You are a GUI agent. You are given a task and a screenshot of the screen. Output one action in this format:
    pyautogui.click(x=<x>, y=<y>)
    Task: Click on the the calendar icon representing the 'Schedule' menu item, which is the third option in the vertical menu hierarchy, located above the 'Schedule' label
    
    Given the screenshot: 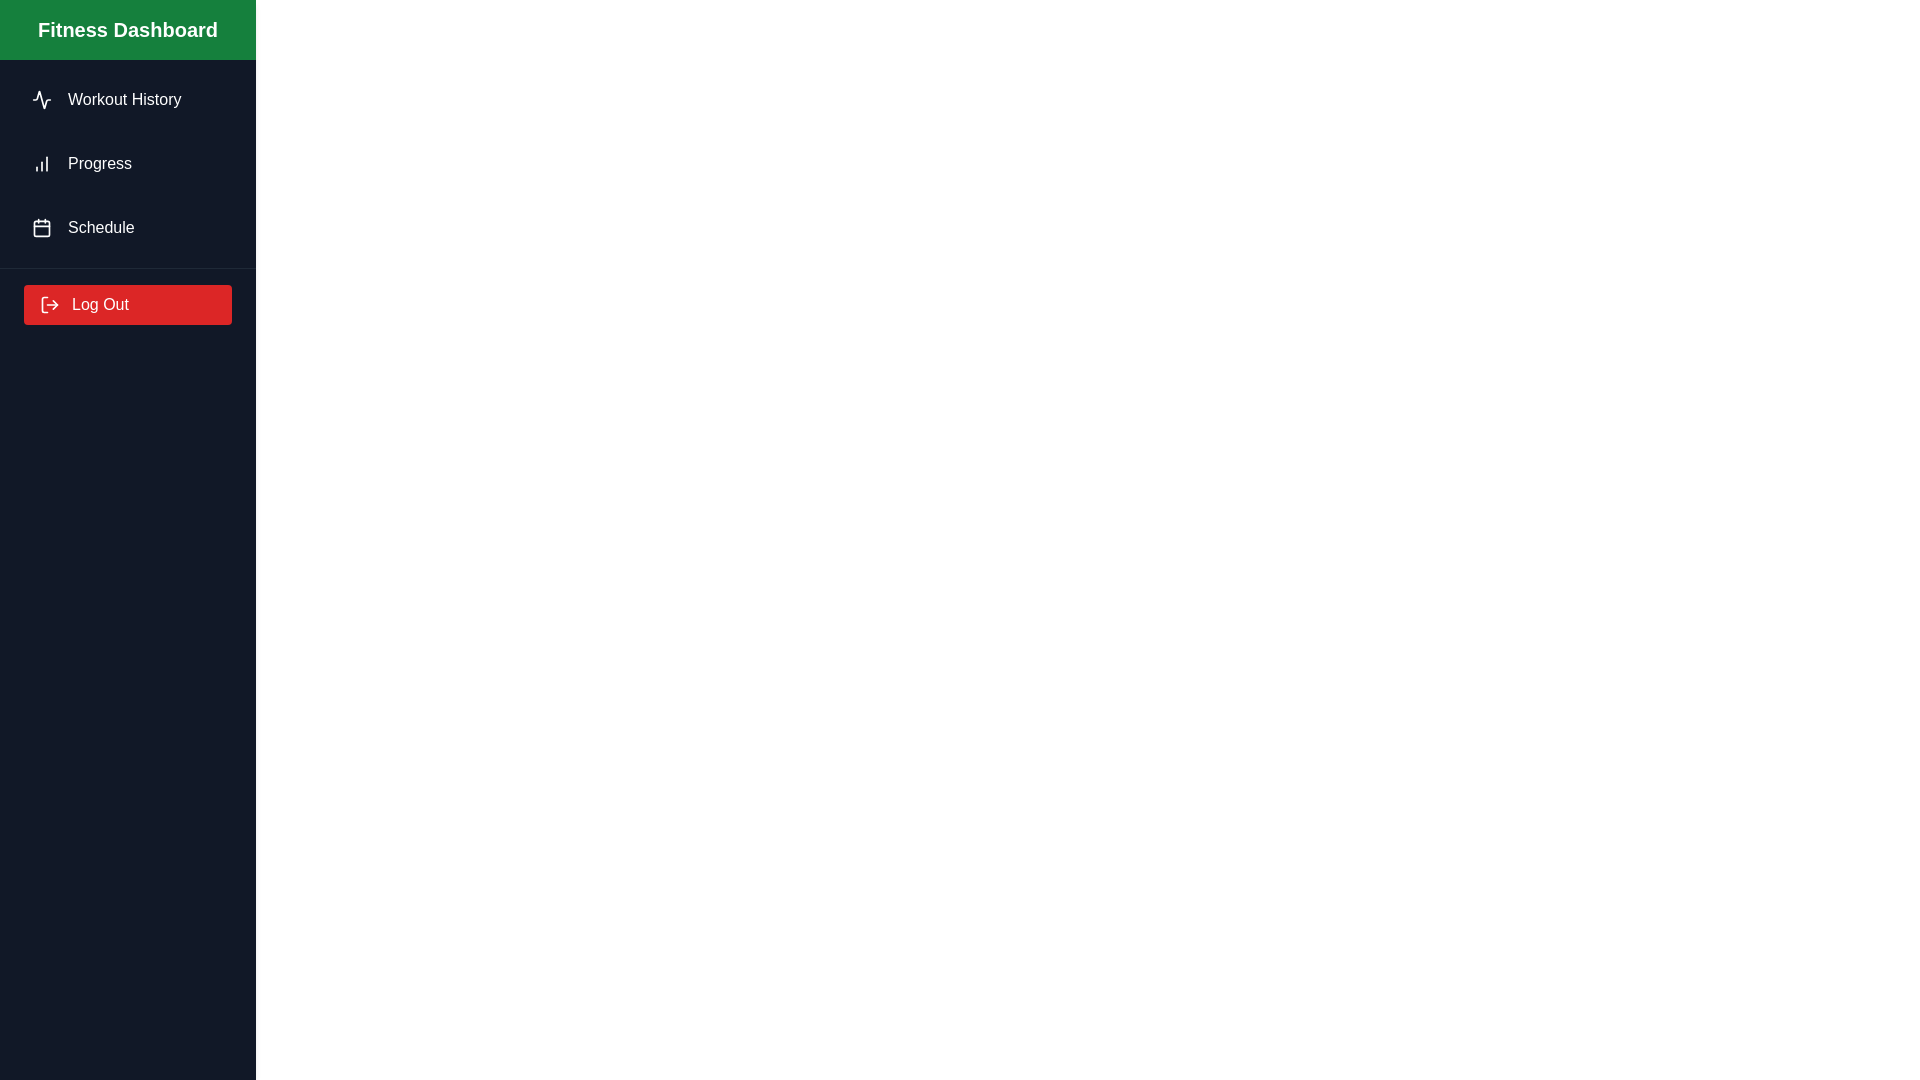 What is the action you would take?
    pyautogui.click(x=42, y=226)
    